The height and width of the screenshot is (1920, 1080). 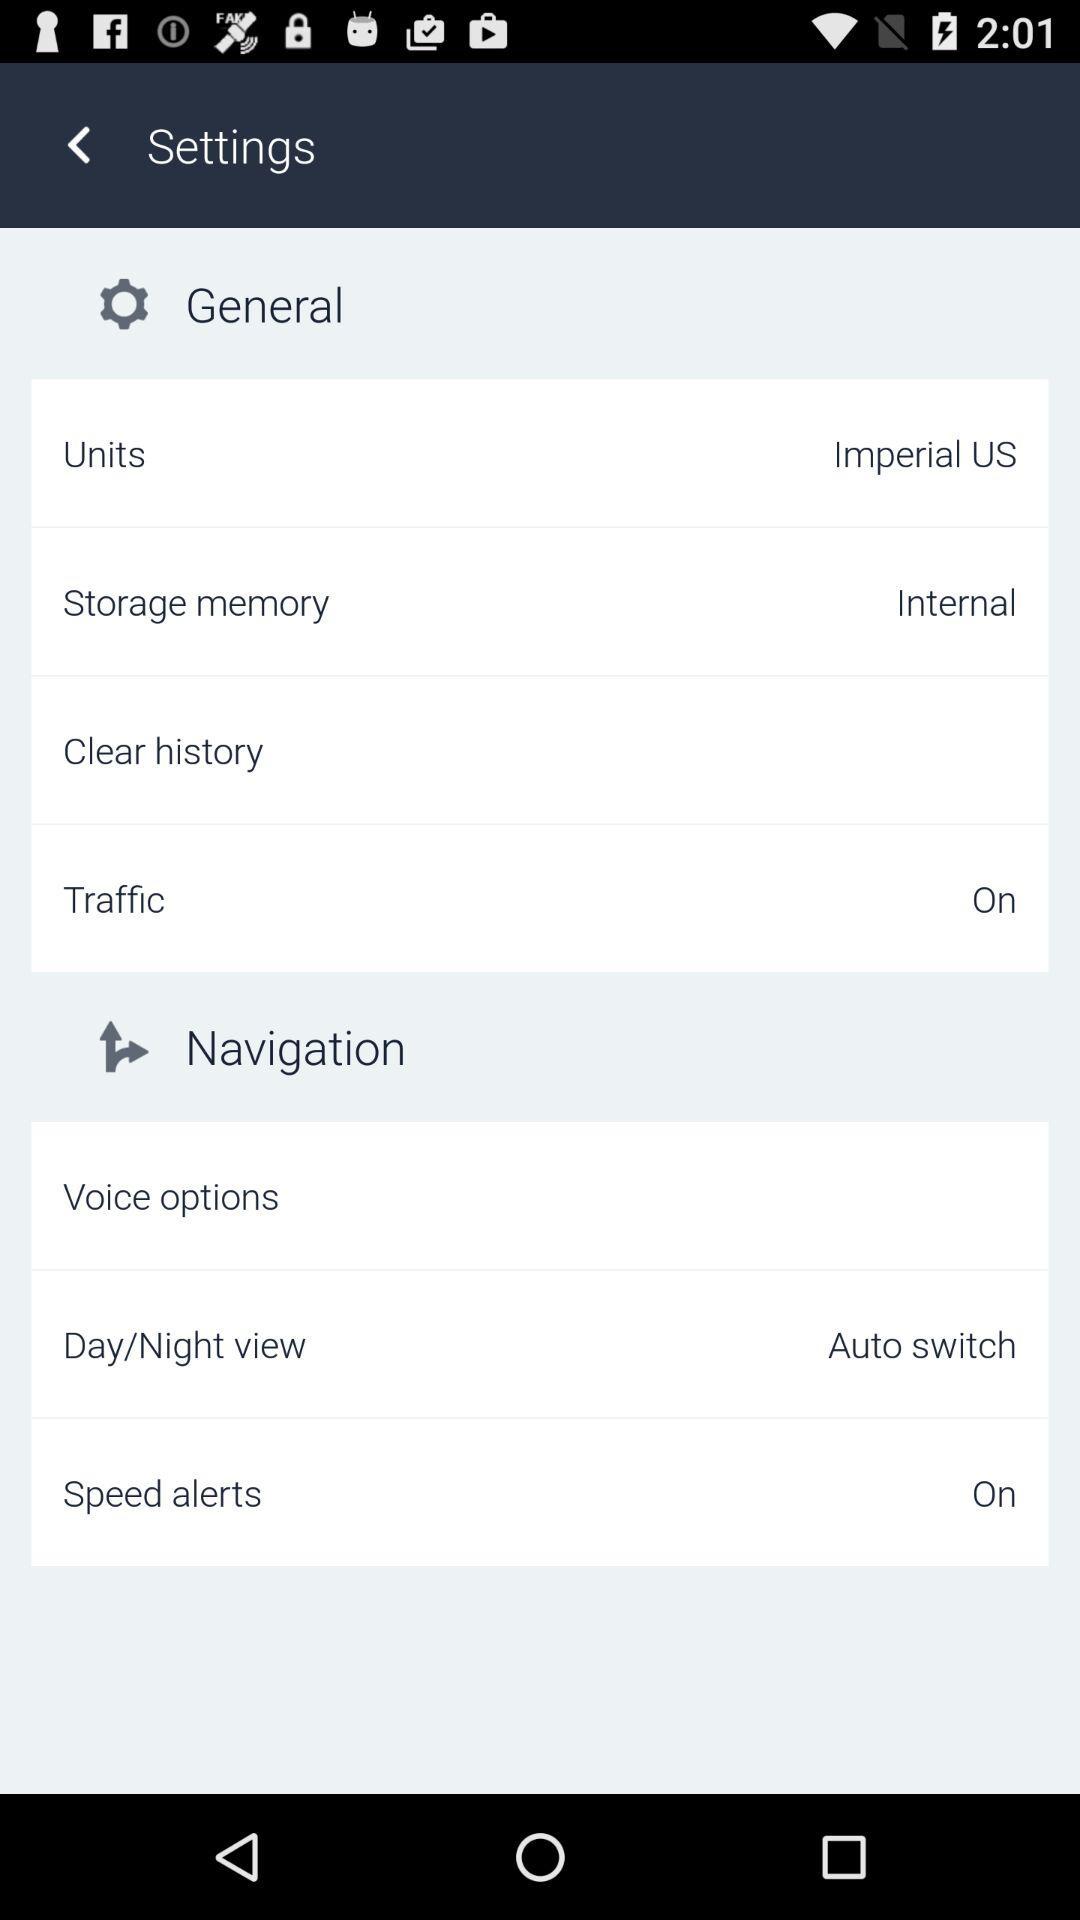 What do you see at coordinates (77, 154) in the screenshot?
I see `the arrow_backward icon` at bounding box center [77, 154].